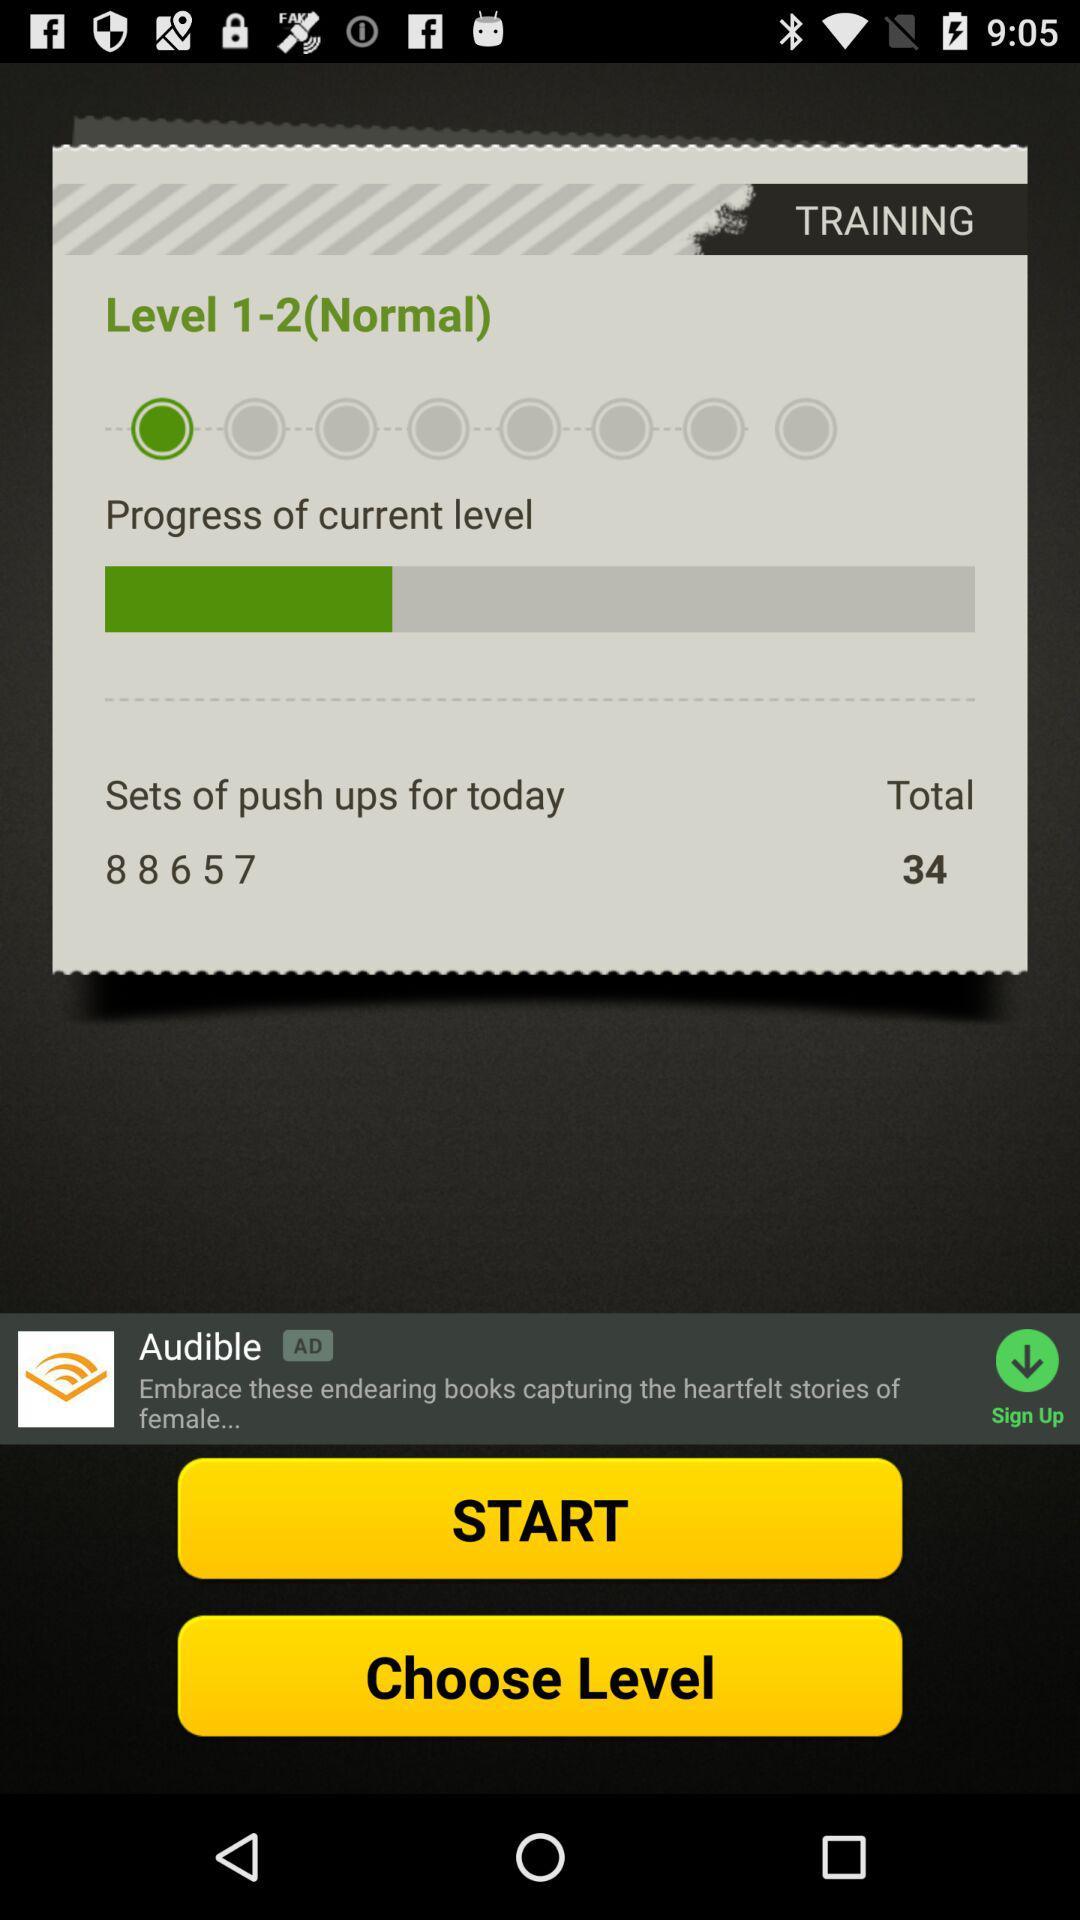 Image resolution: width=1080 pixels, height=1920 pixels. Describe the element at coordinates (529, 428) in the screenshot. I see `the fifth circle` at that location.